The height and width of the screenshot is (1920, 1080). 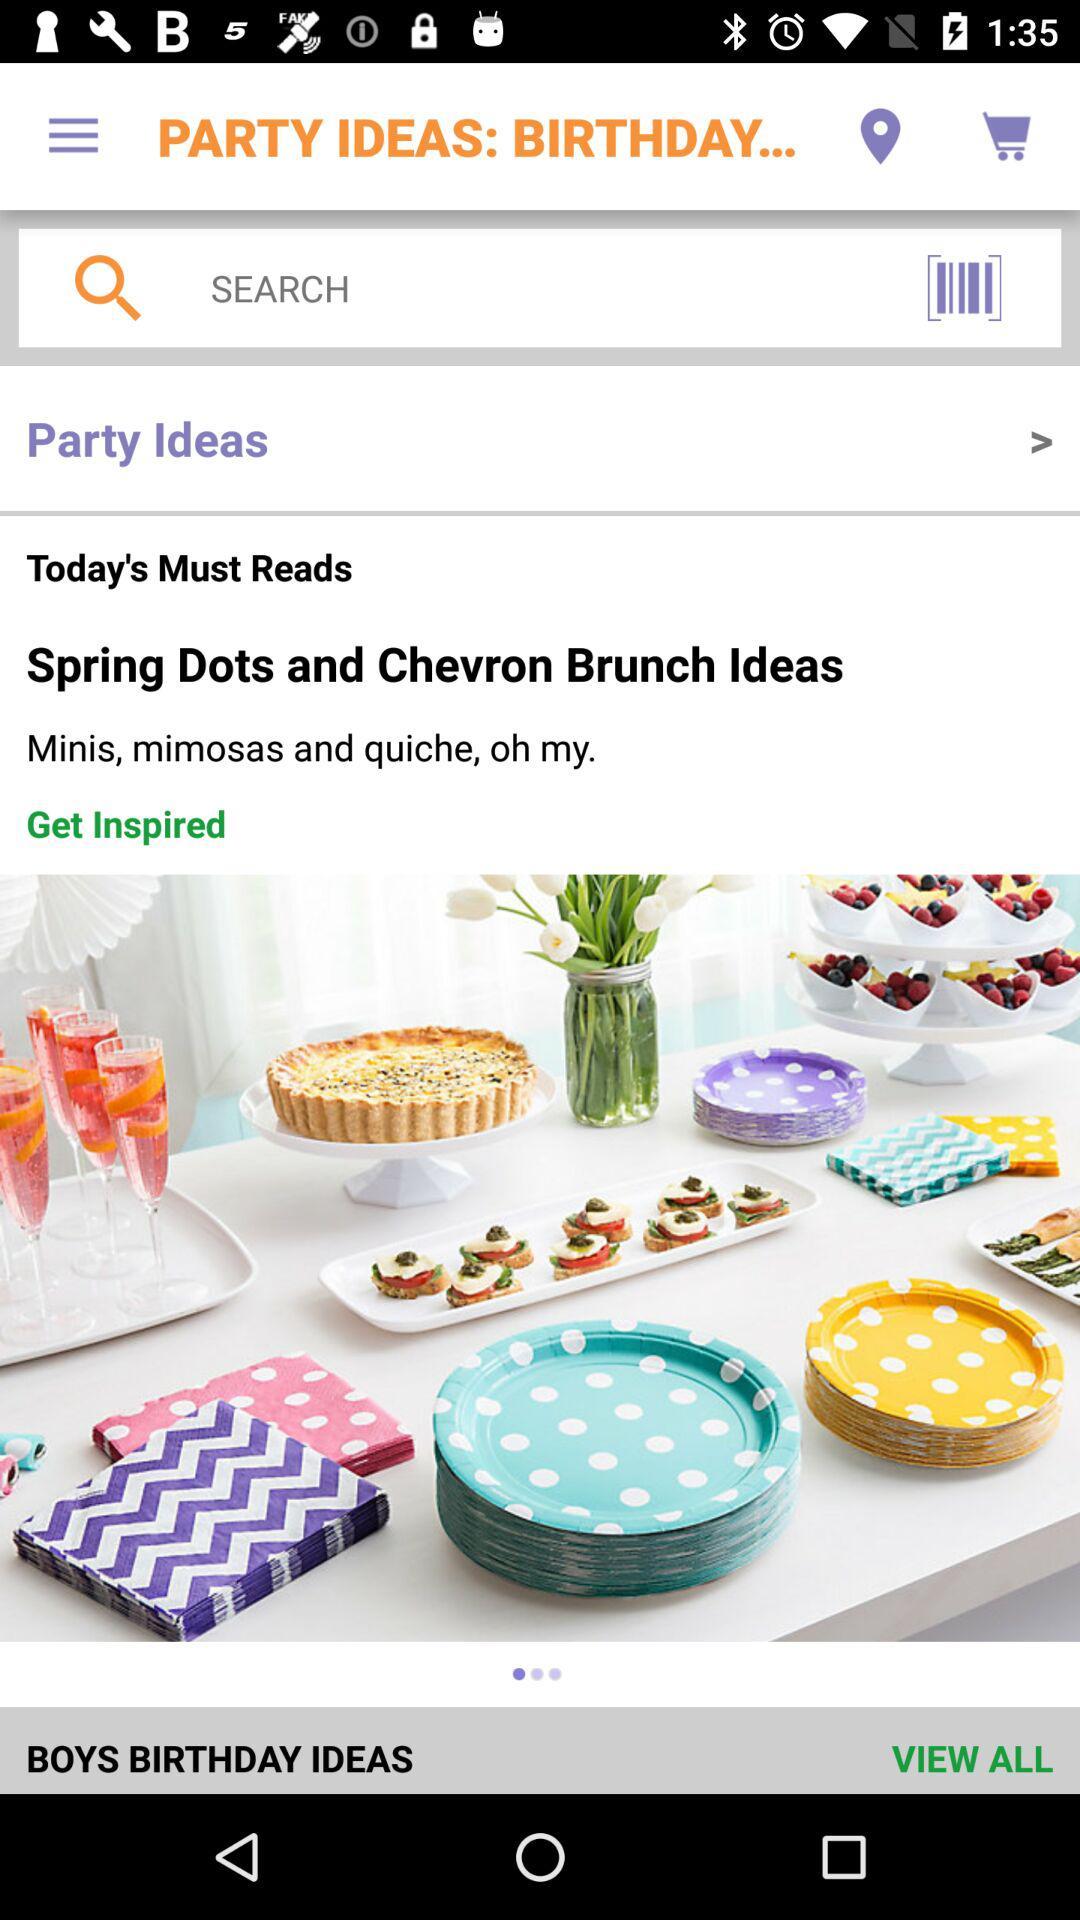 What do you see at coordinates (72, 135) in the screenshot?
I see `the app next to the party ideas birthday app` at bounding box center [72, 135].